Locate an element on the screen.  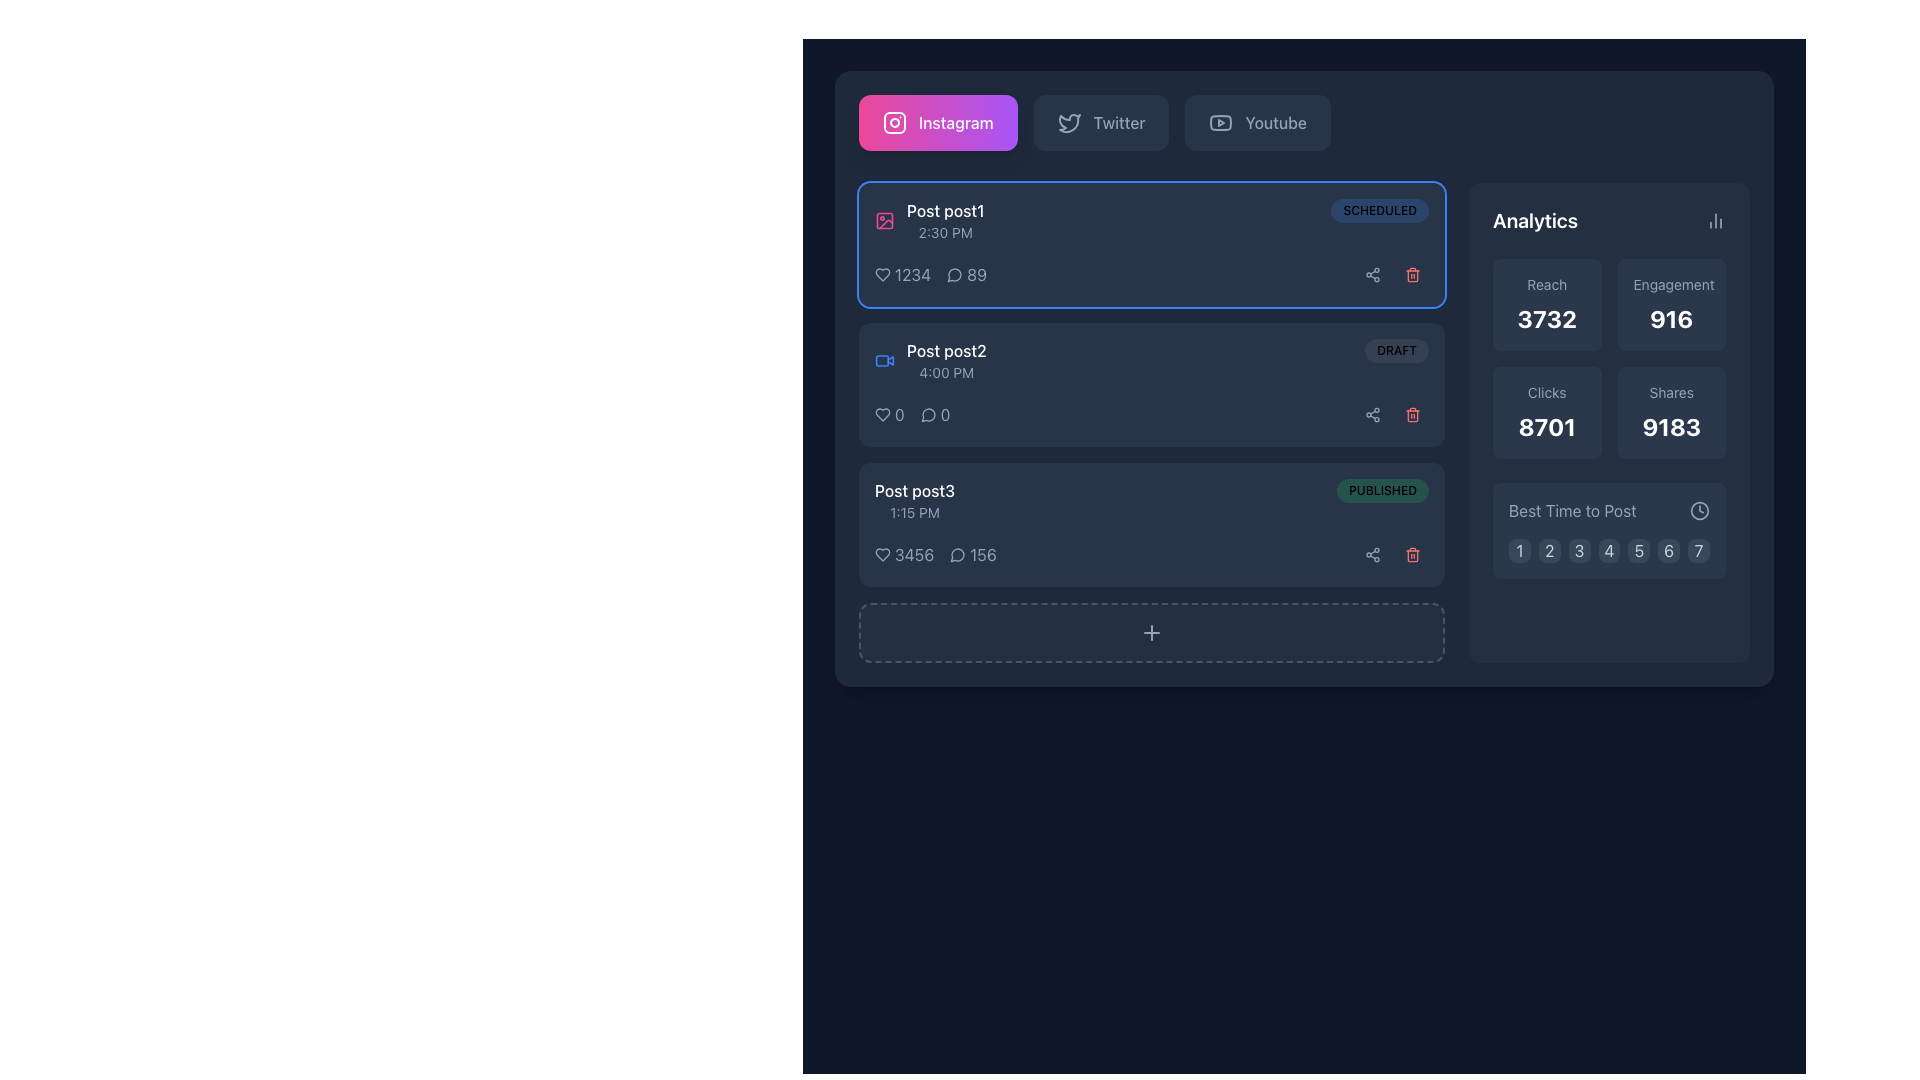
the text element displaying the number '89' next to the speech bubble icon, located in the first row of posts adjacent to the heart icon is located at coordinates (967, 274).